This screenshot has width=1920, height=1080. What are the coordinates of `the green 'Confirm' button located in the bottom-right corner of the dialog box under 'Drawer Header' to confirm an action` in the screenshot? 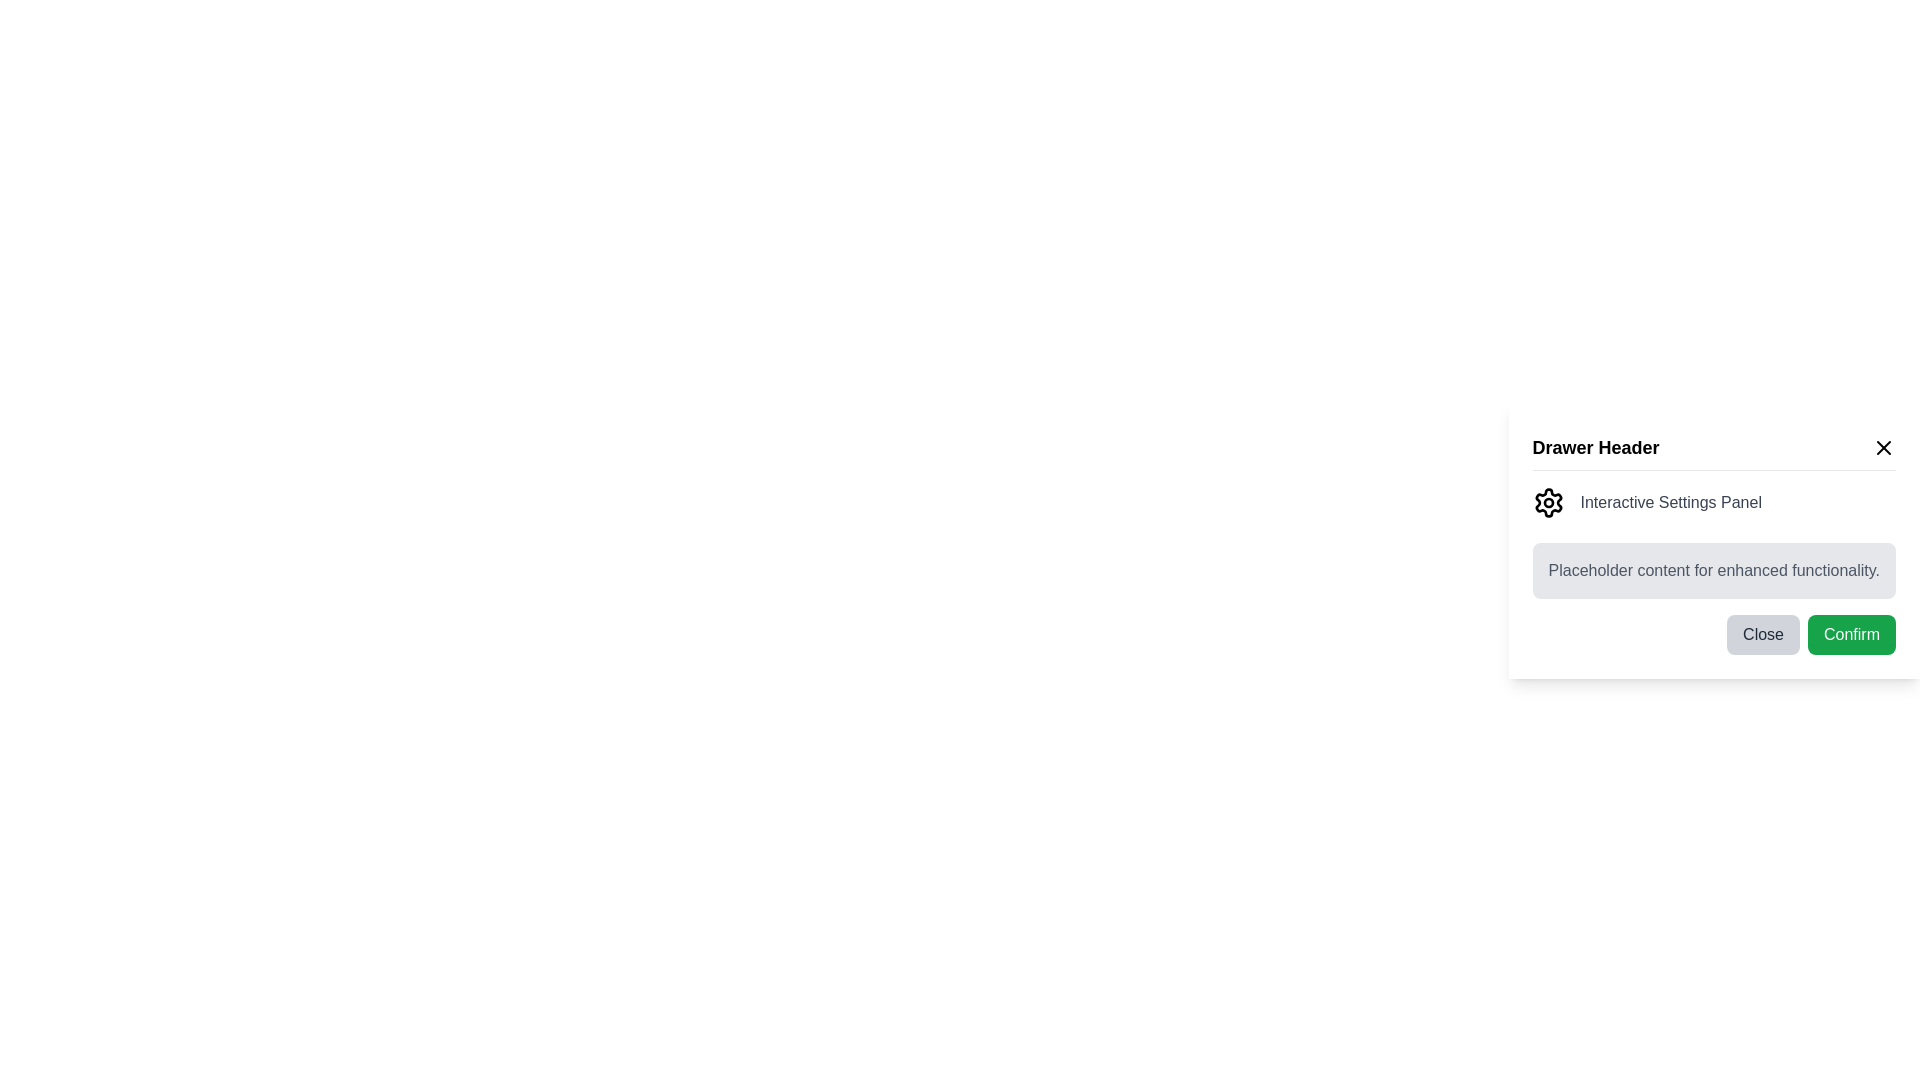 It's located at (1851, 634).